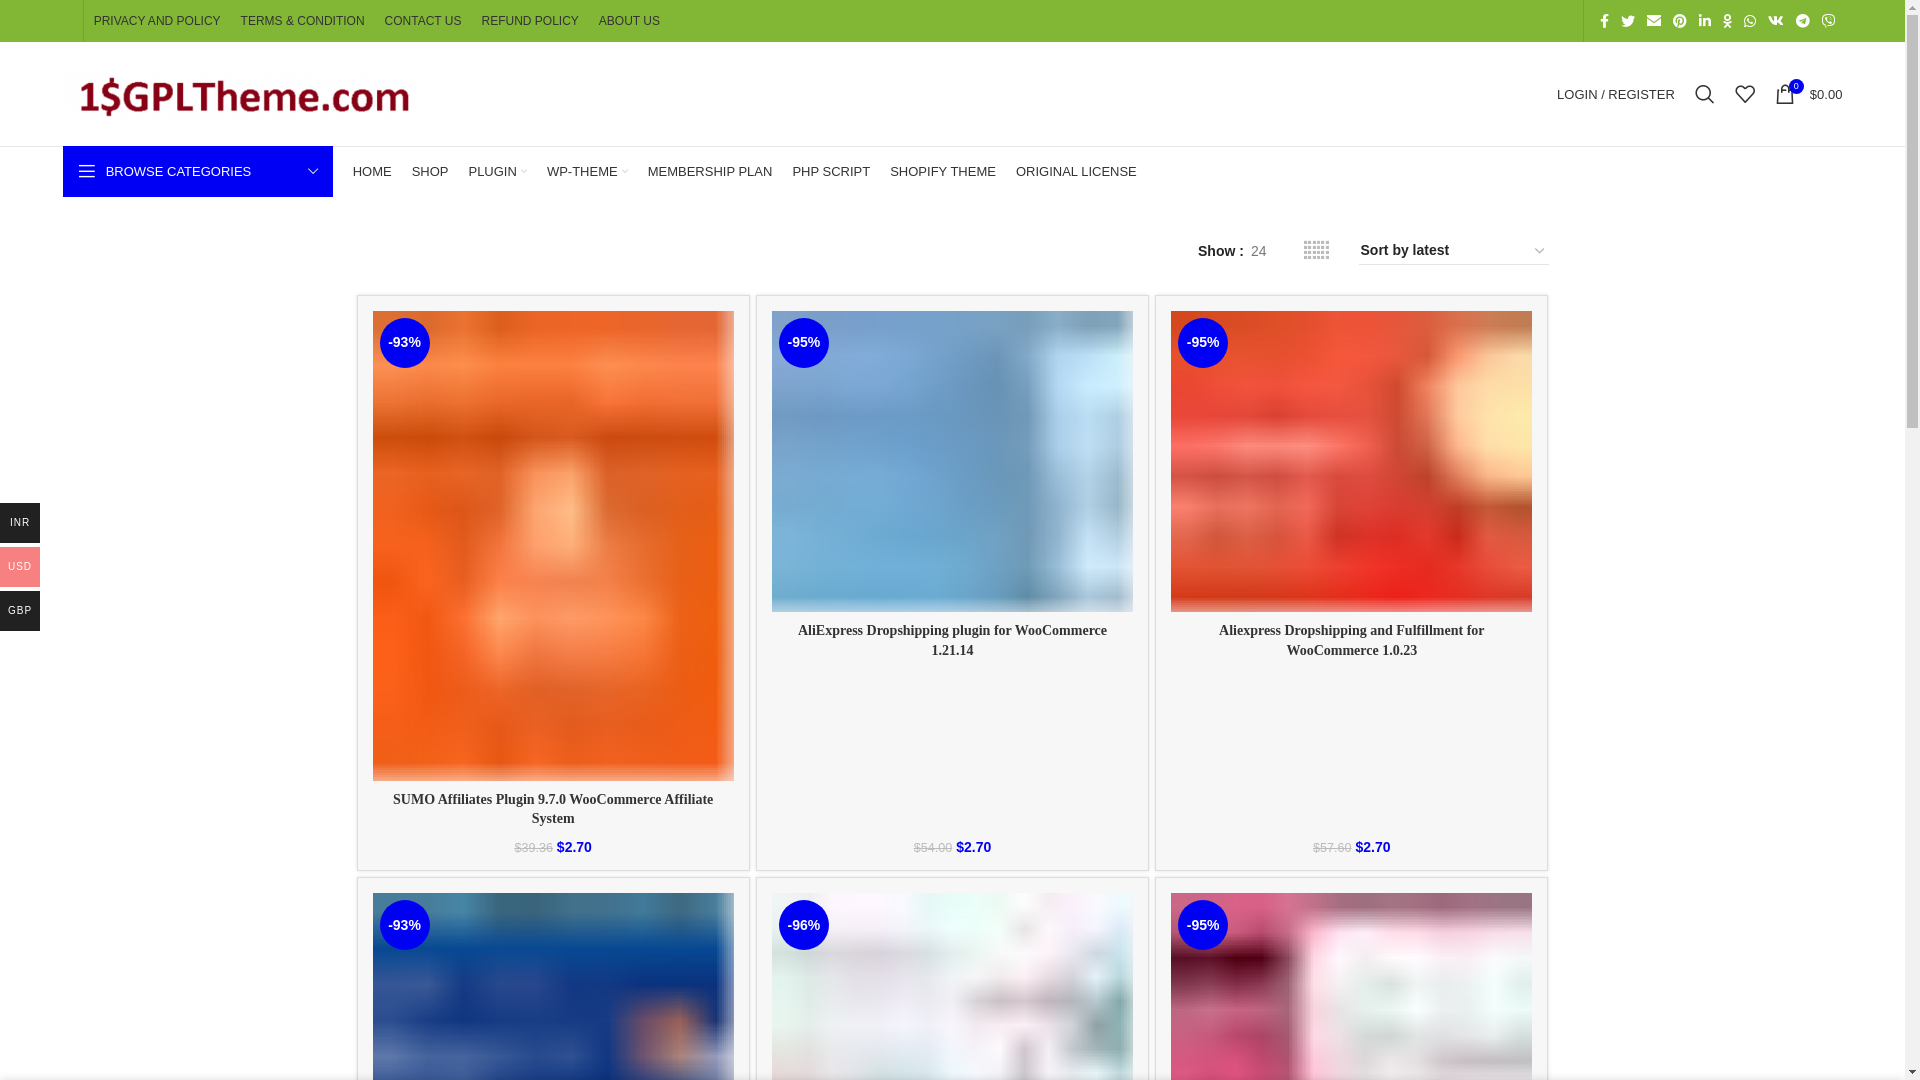  Describe the element at coordinates (628, 20) in the screenshot. I see `'ABOUT US'` at that location.